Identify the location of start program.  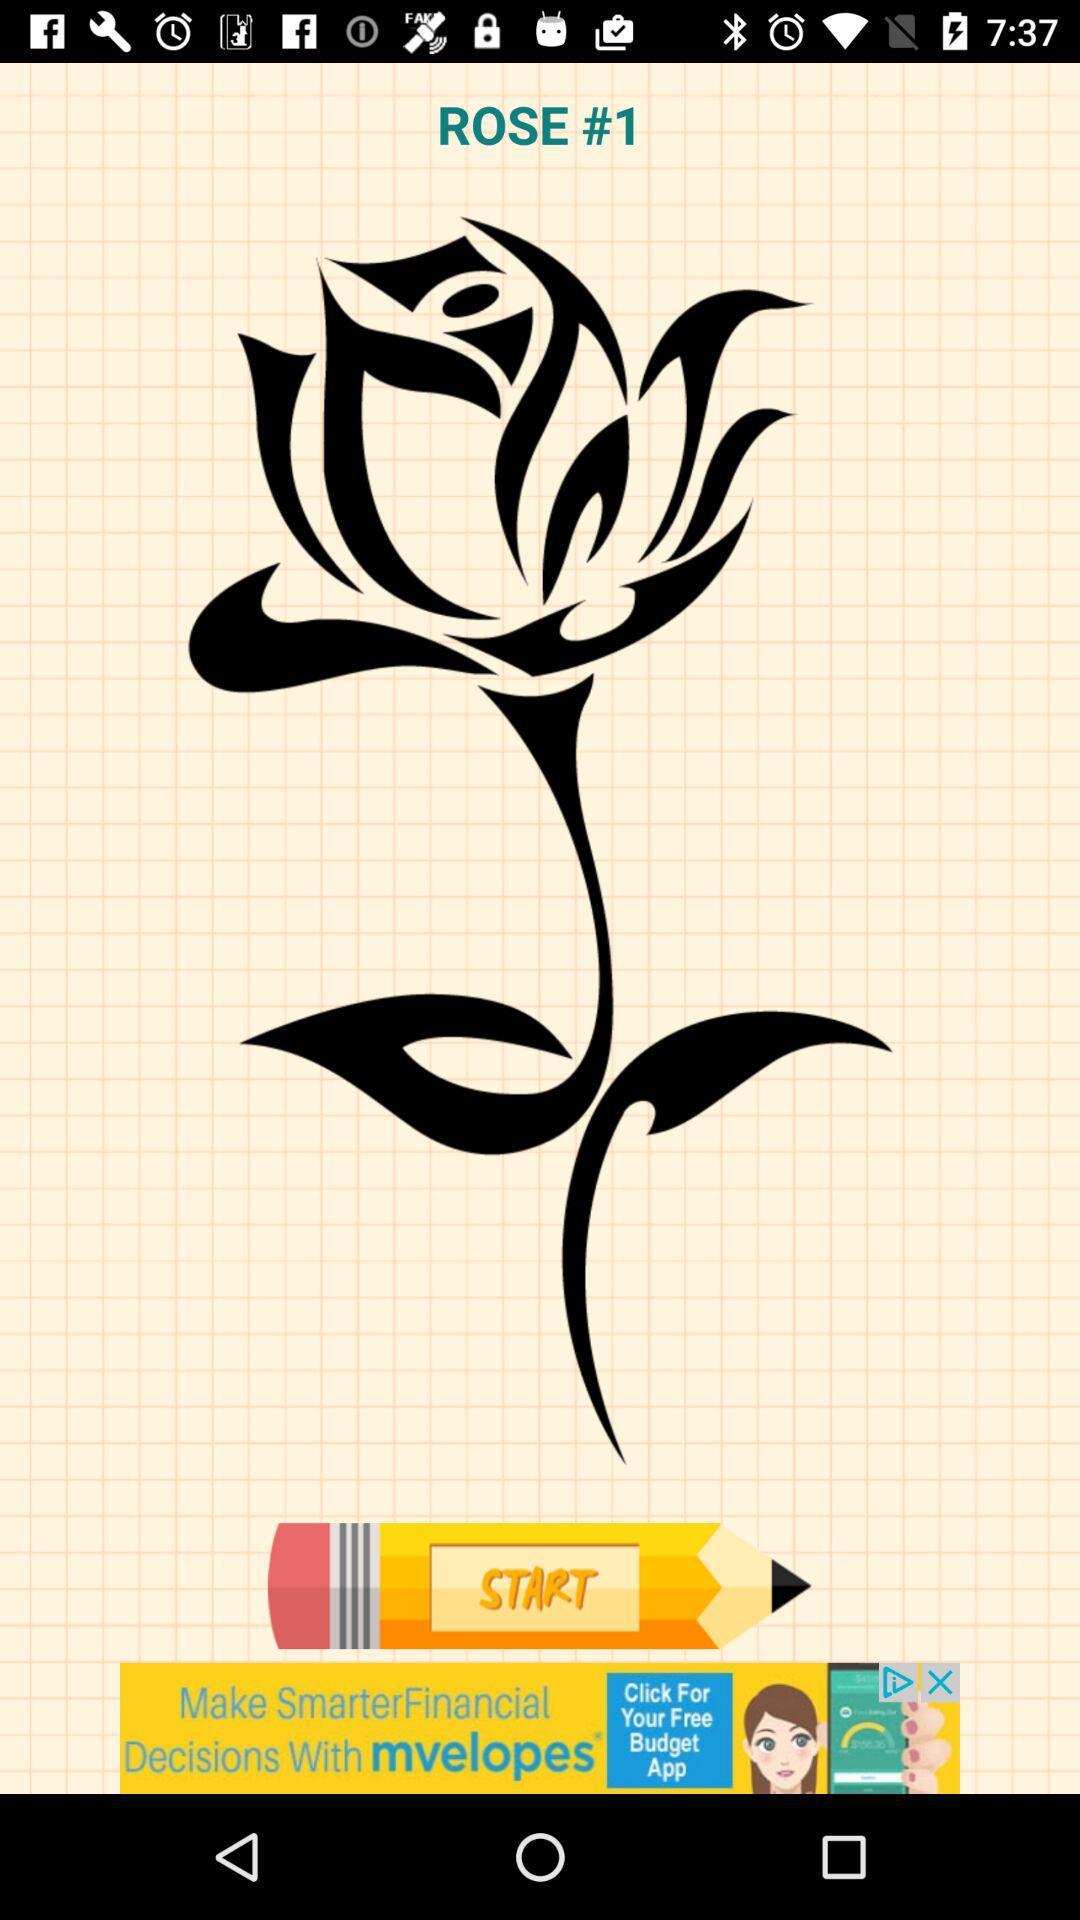
(538, 1585).